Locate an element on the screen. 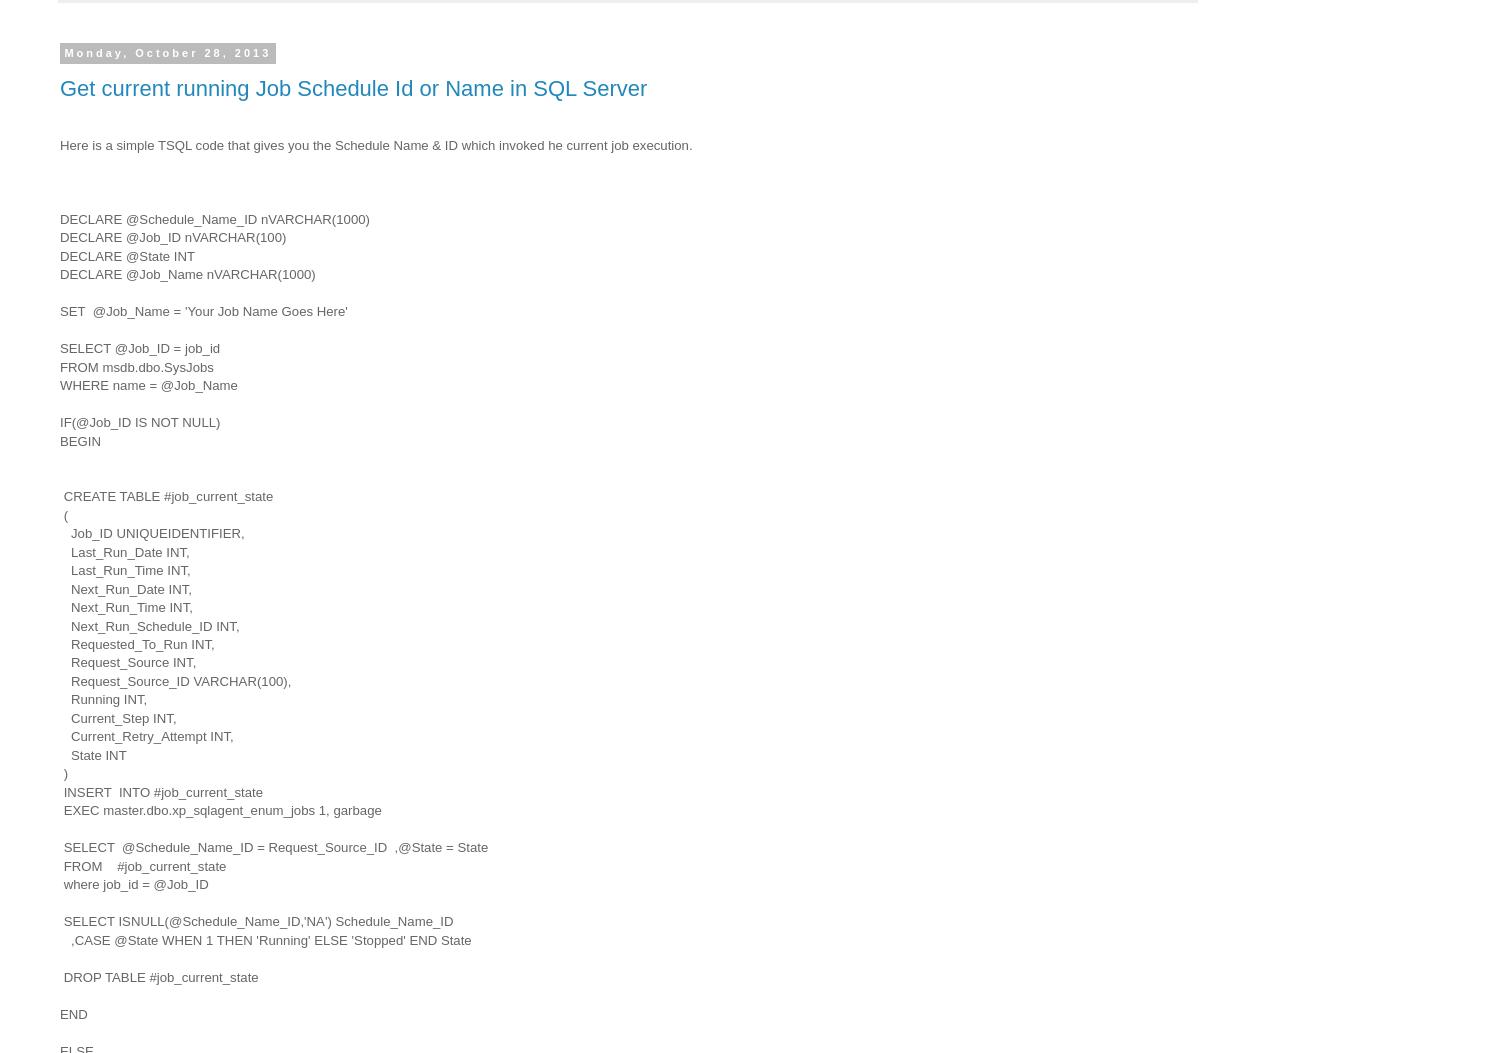 The height and width of the screenshot is (1053, 1508). 'DECLARE @Schedule_Name_ID nVARCHAR(1000)' is located at coordinates (214, 218).